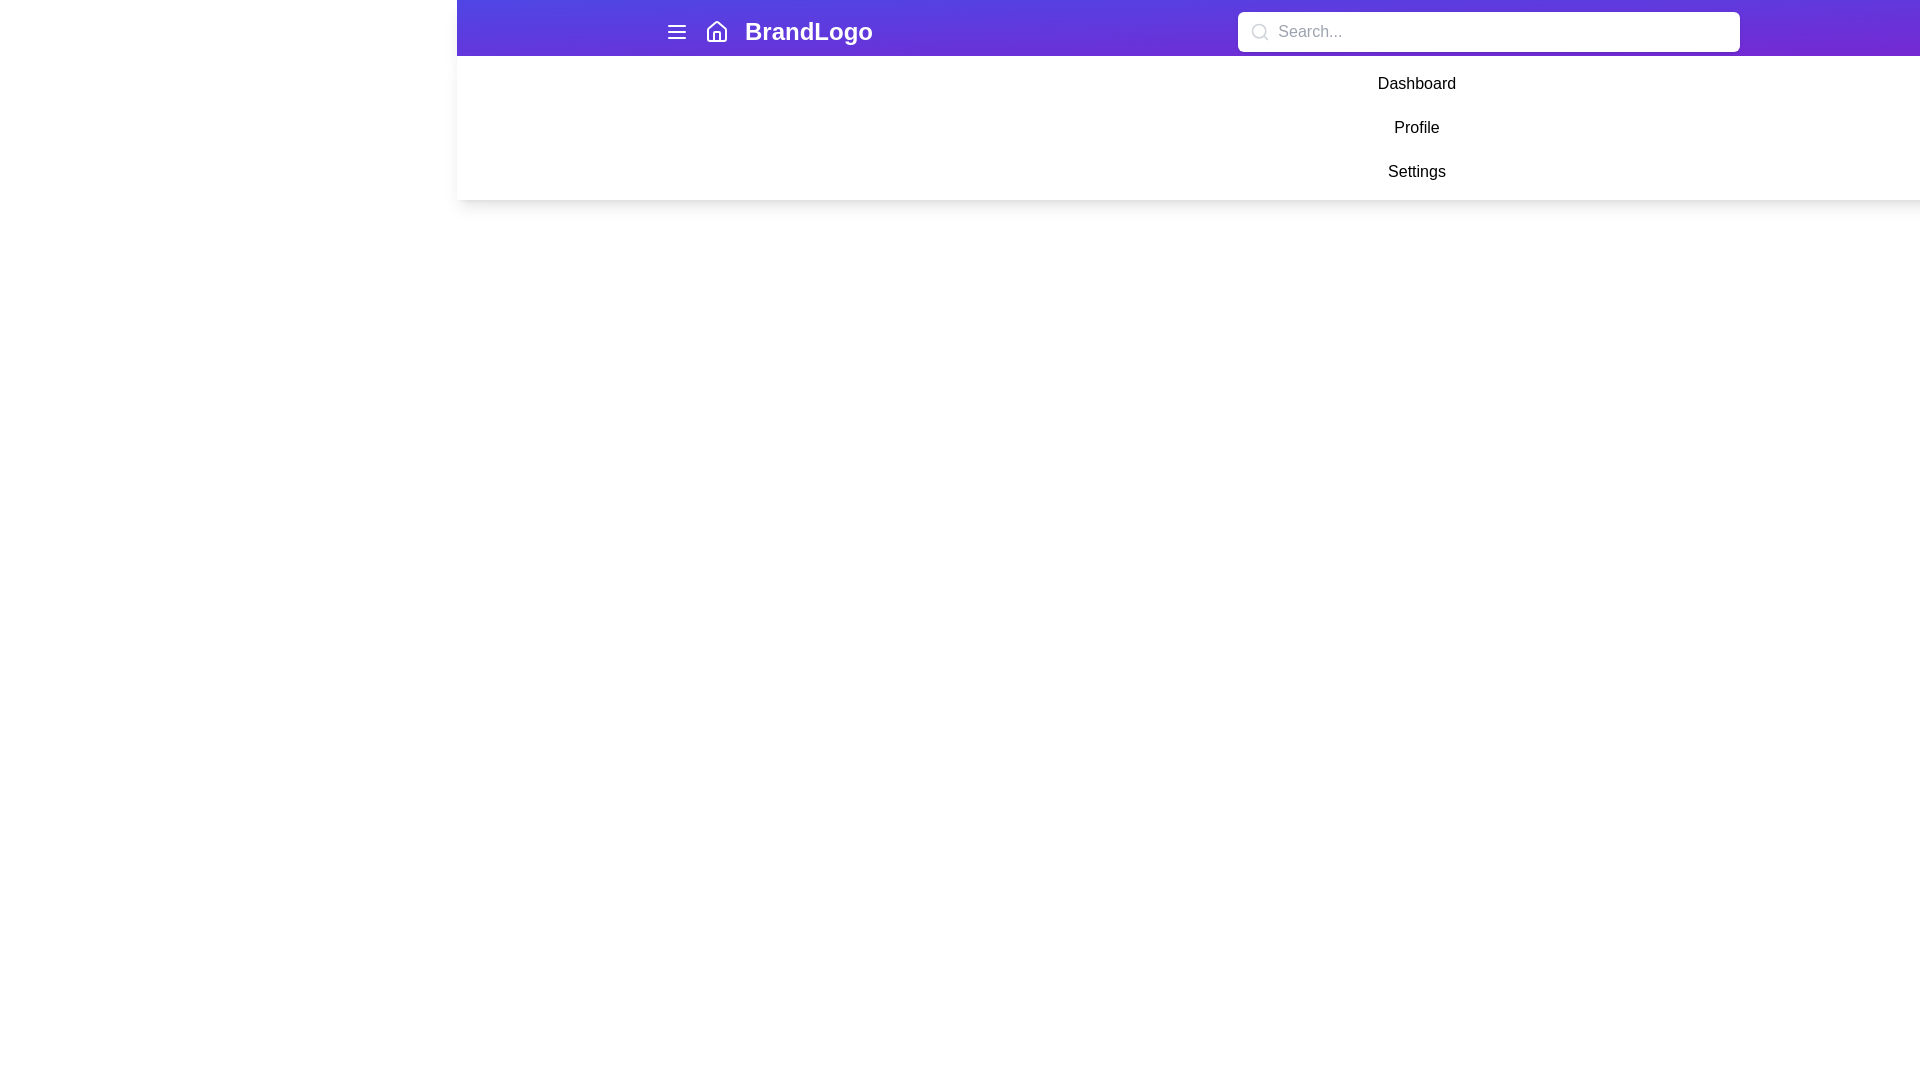  I want to click on the magnifying glass icon located within the search bar, positioned on the left side near the placeholder text, so click(1259, 31).